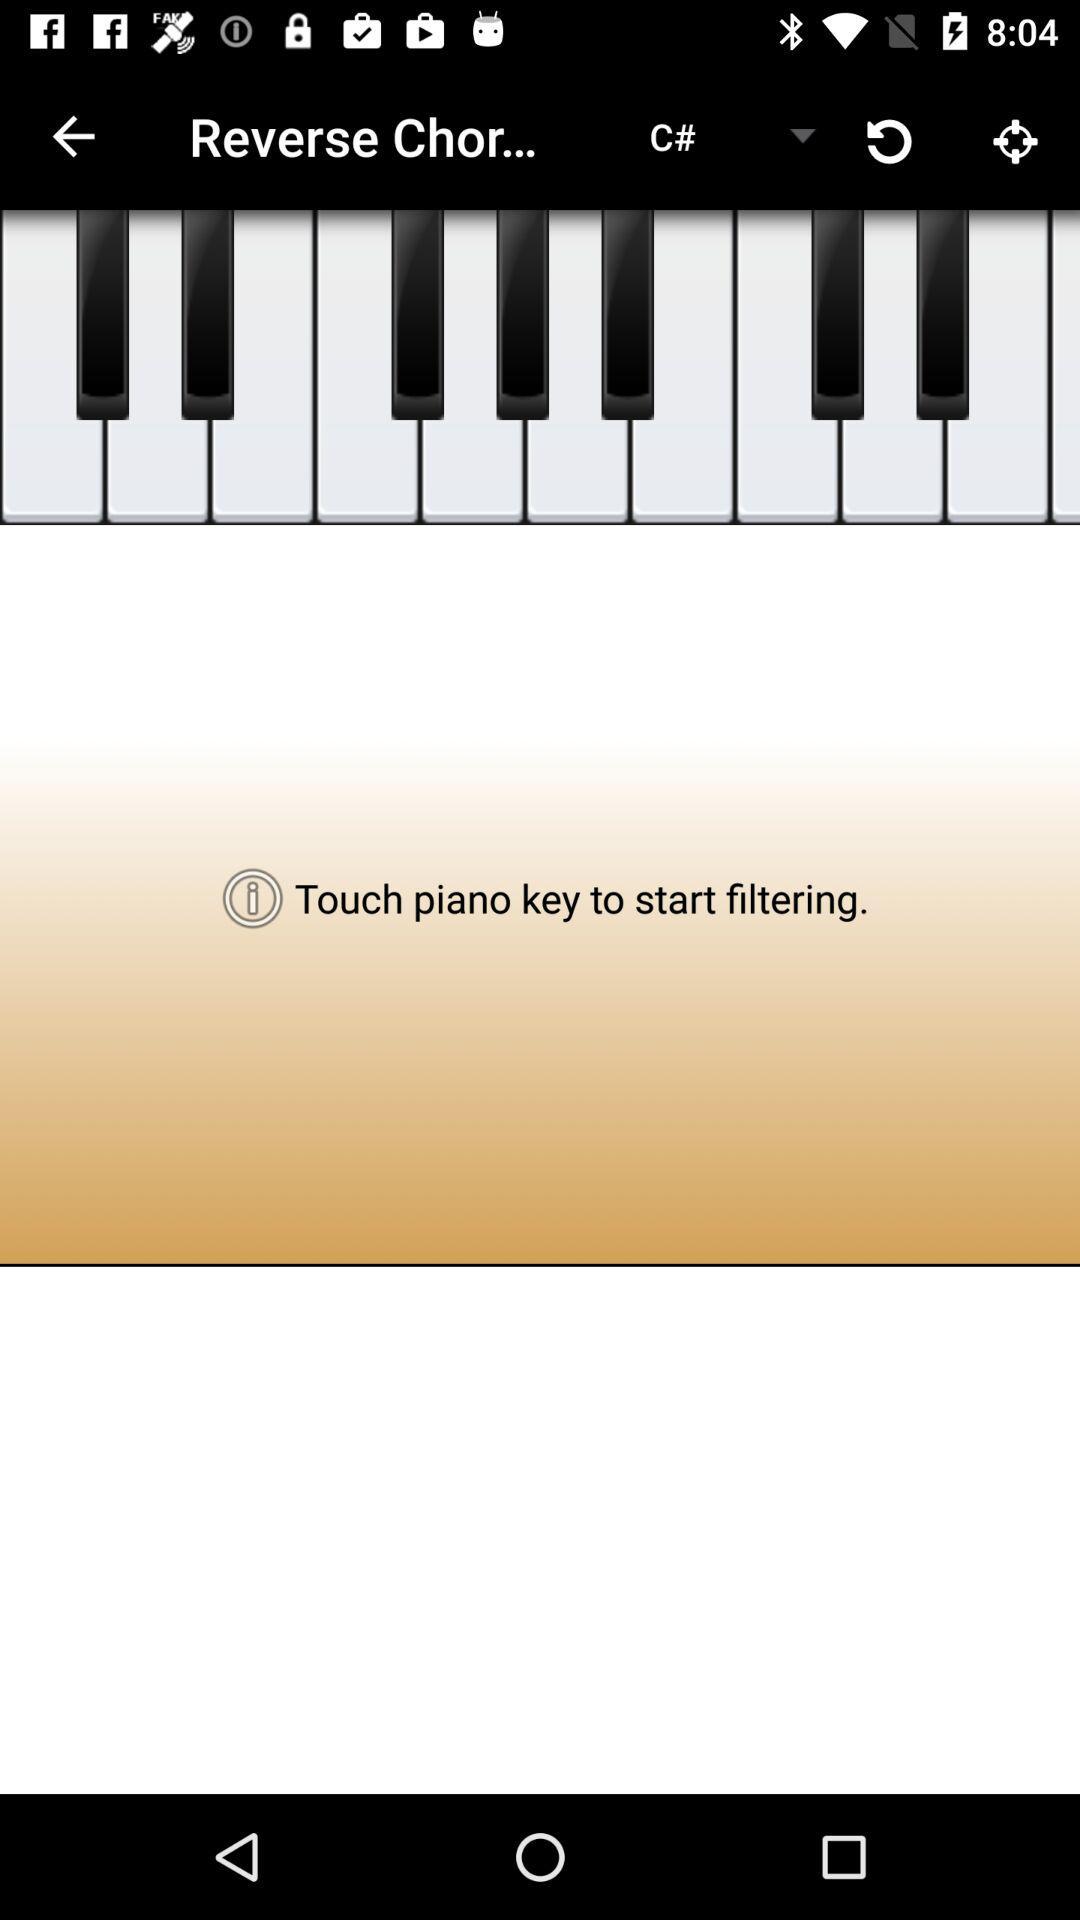  Describe the element at coordinates (207, 314) in the screenshot. I see `piano key` at that location.